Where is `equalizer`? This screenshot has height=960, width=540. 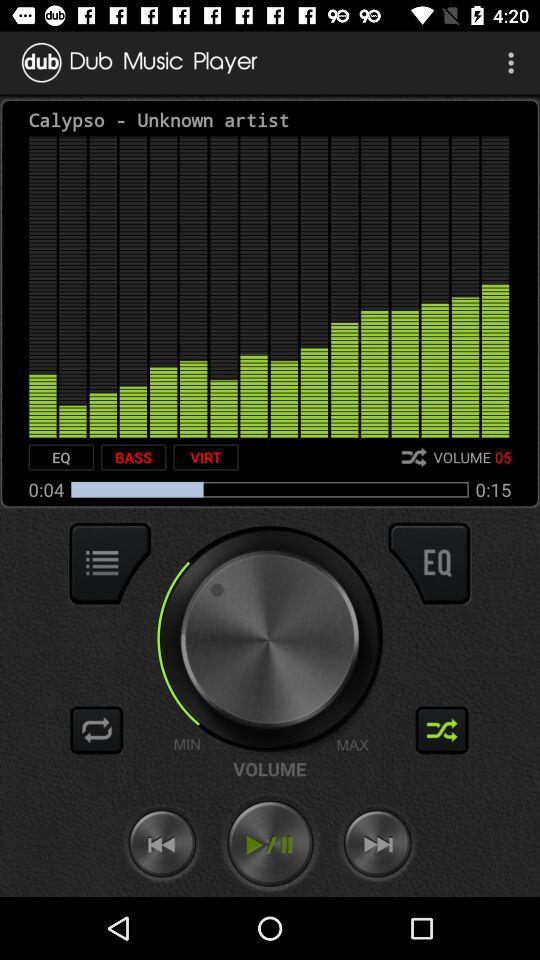 equalizer is located at coordinates (428, 563).